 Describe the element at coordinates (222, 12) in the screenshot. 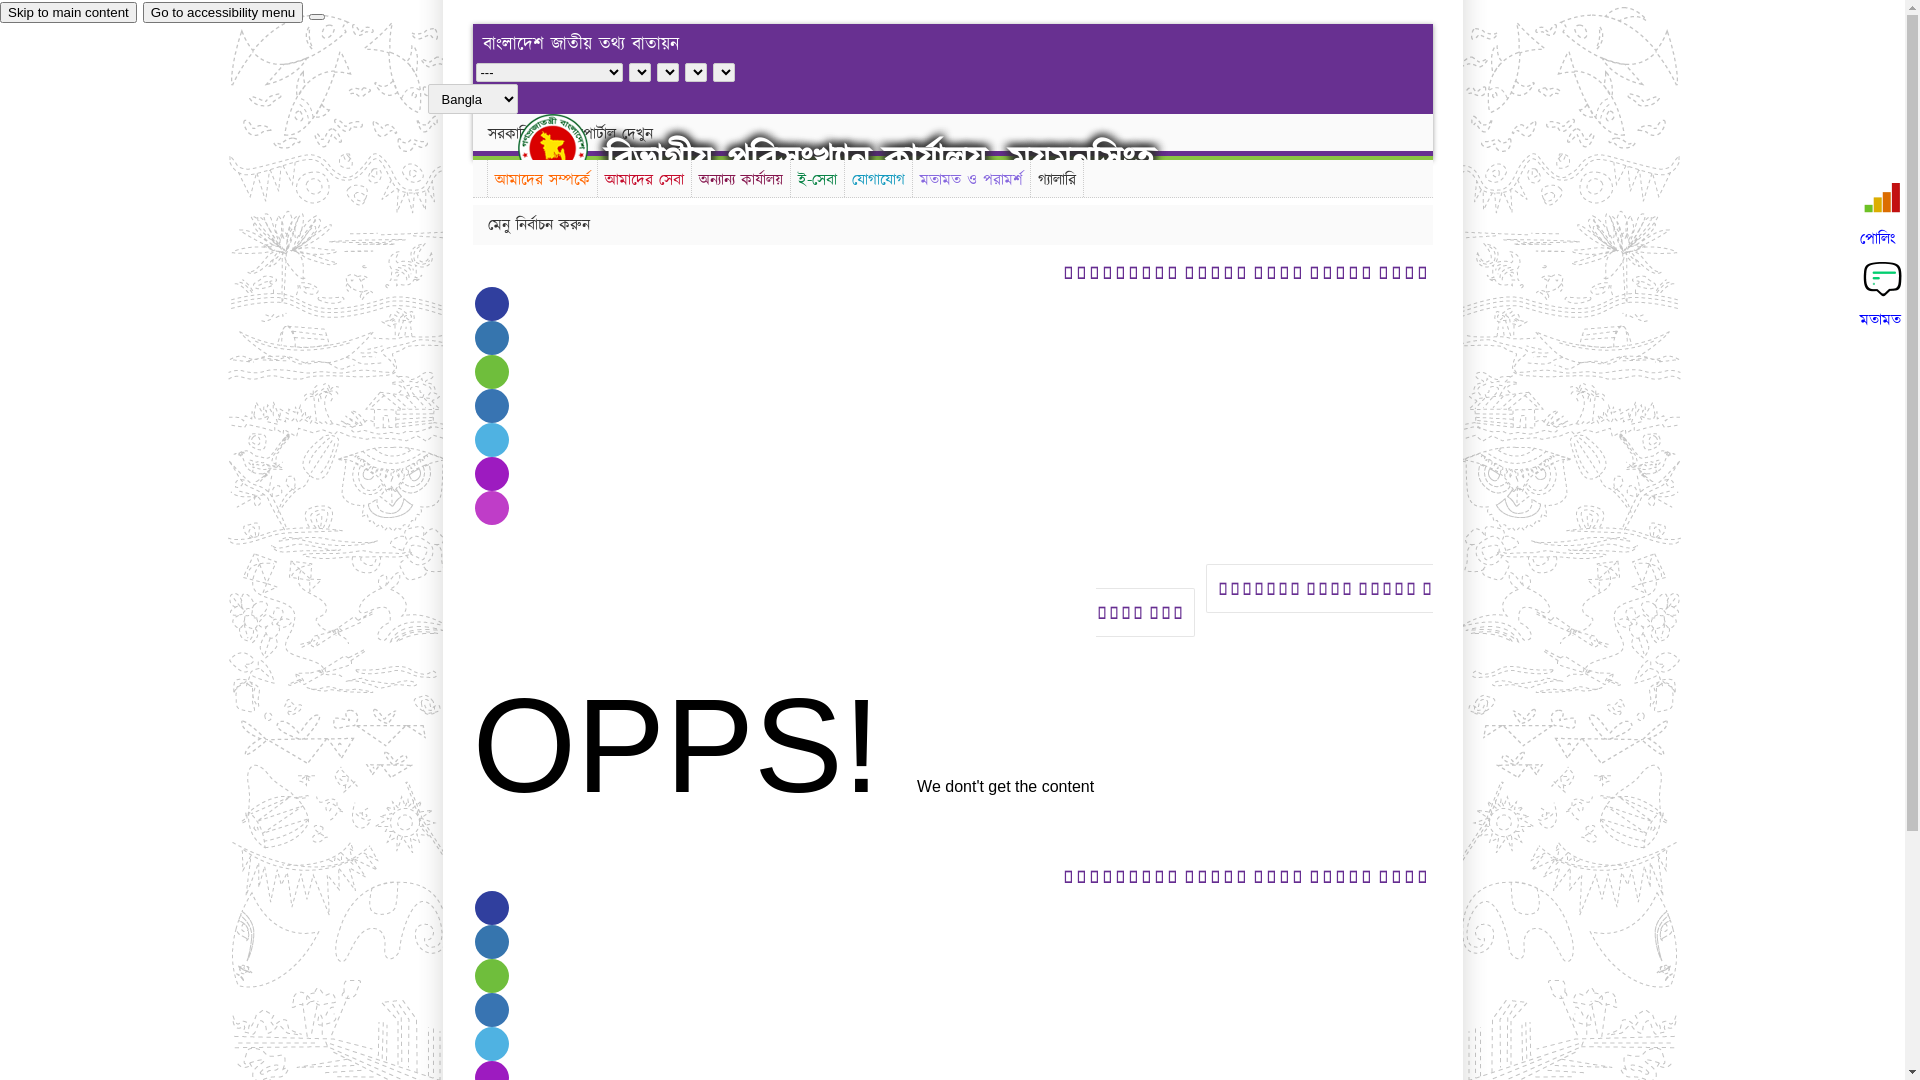

I see `'Go to accessibility menu'` at that location.